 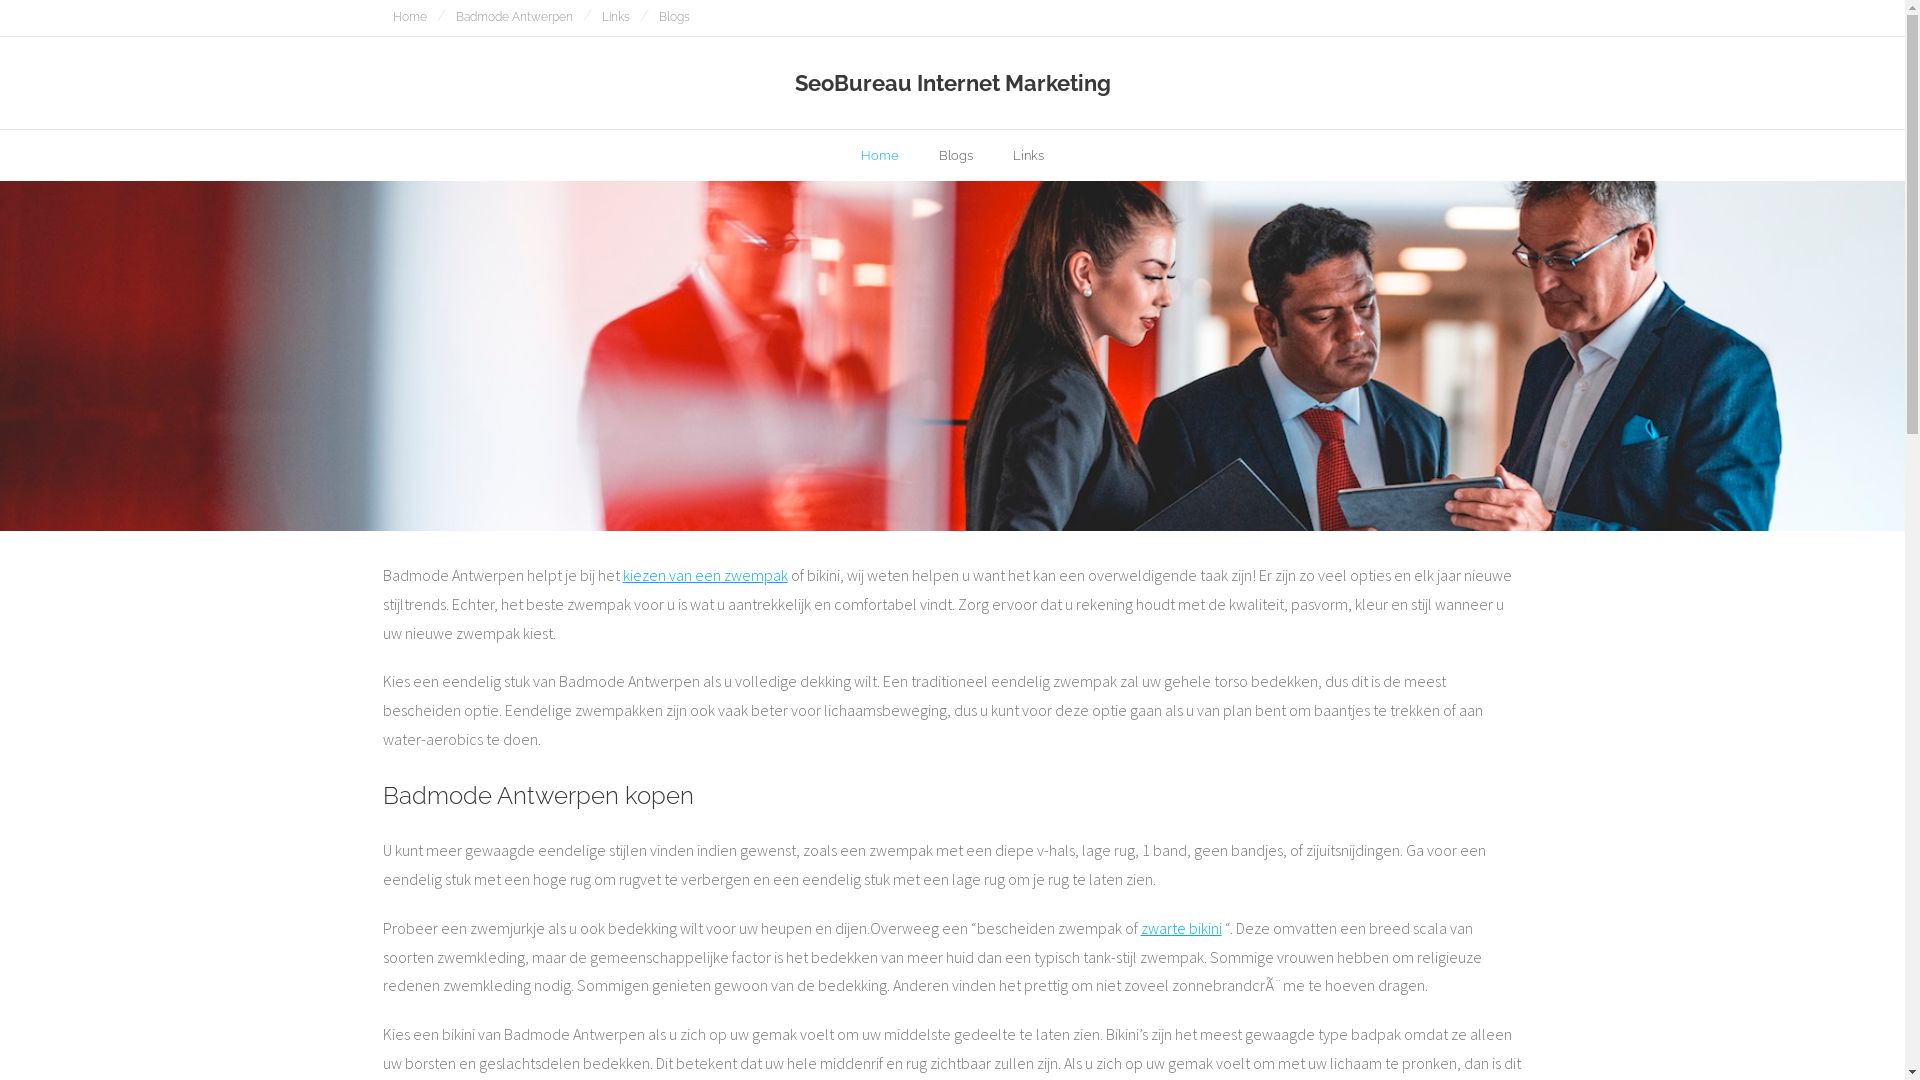 What do you see at coordinates (407, 18) in the screenshot?
I see `'Home'` at bounding box center [407, 18].